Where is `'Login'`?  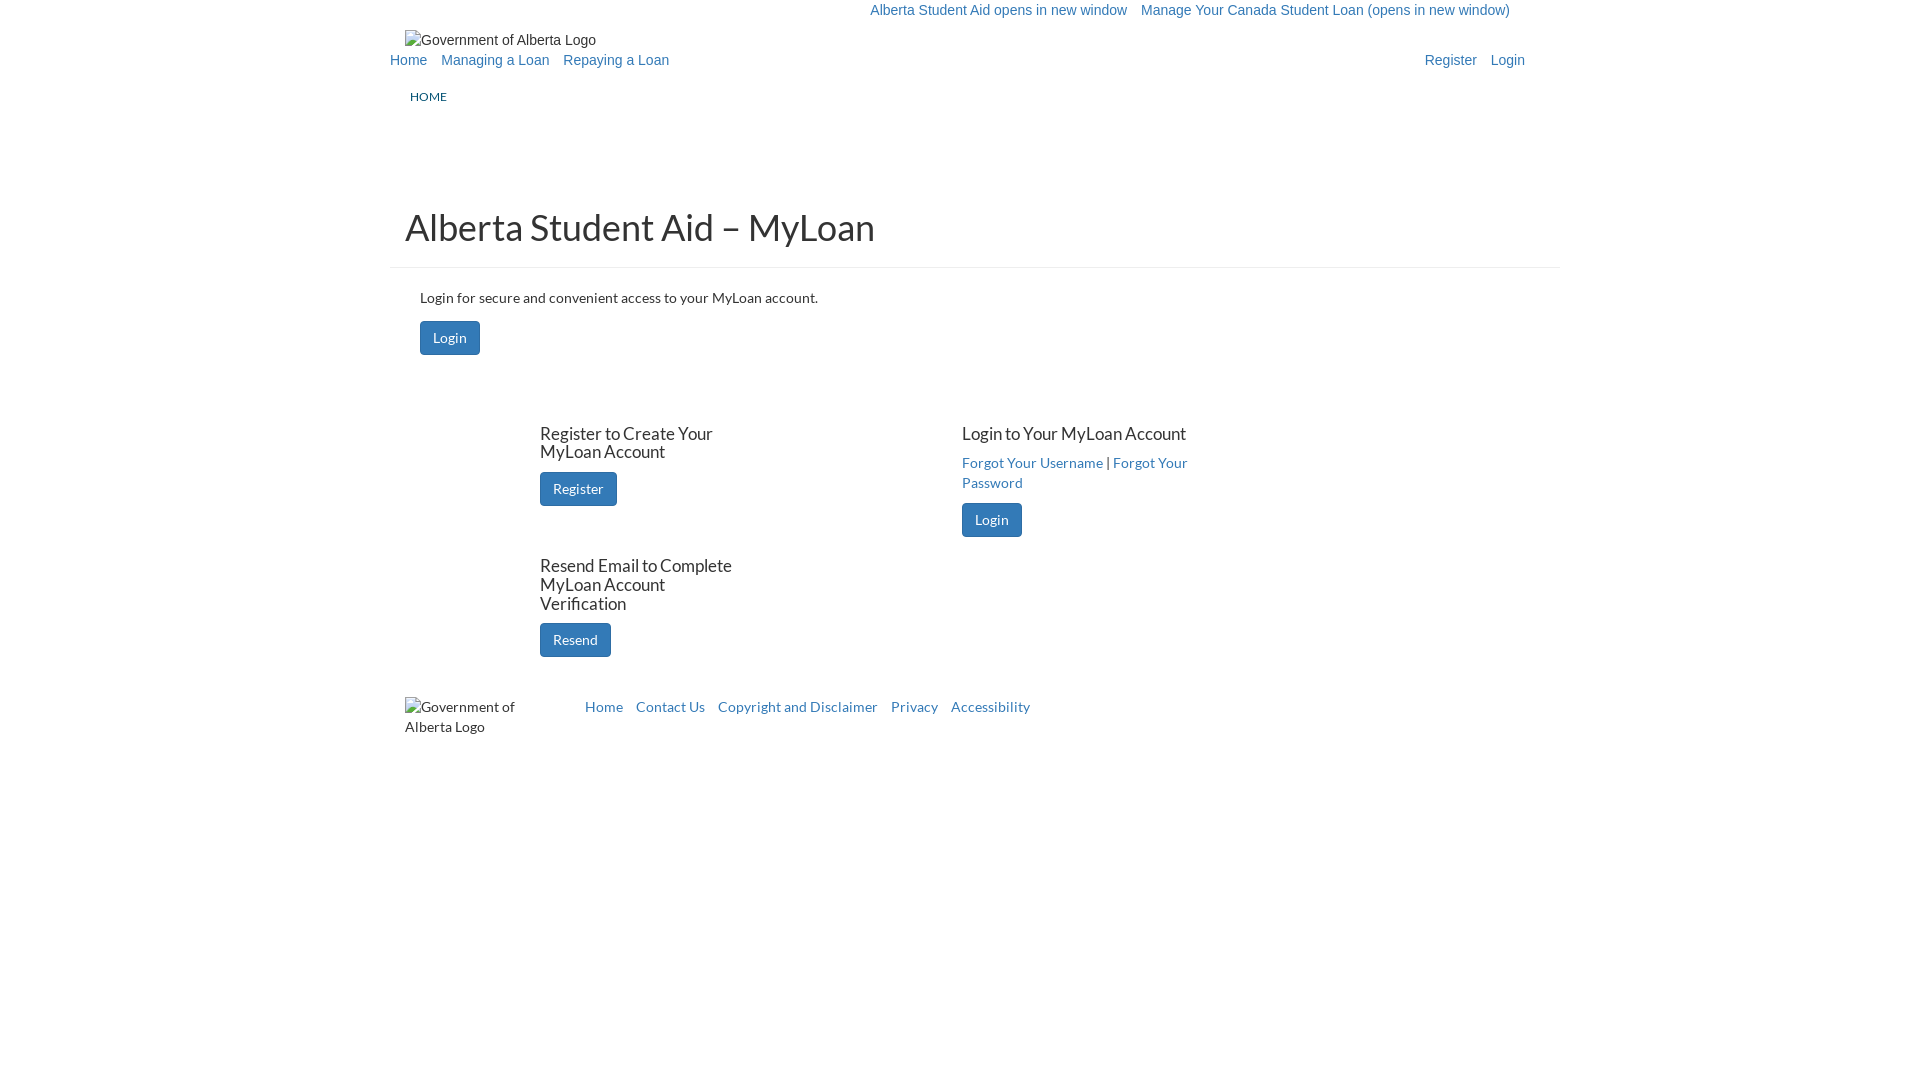
'Login' is located at coordinates (449, 337).